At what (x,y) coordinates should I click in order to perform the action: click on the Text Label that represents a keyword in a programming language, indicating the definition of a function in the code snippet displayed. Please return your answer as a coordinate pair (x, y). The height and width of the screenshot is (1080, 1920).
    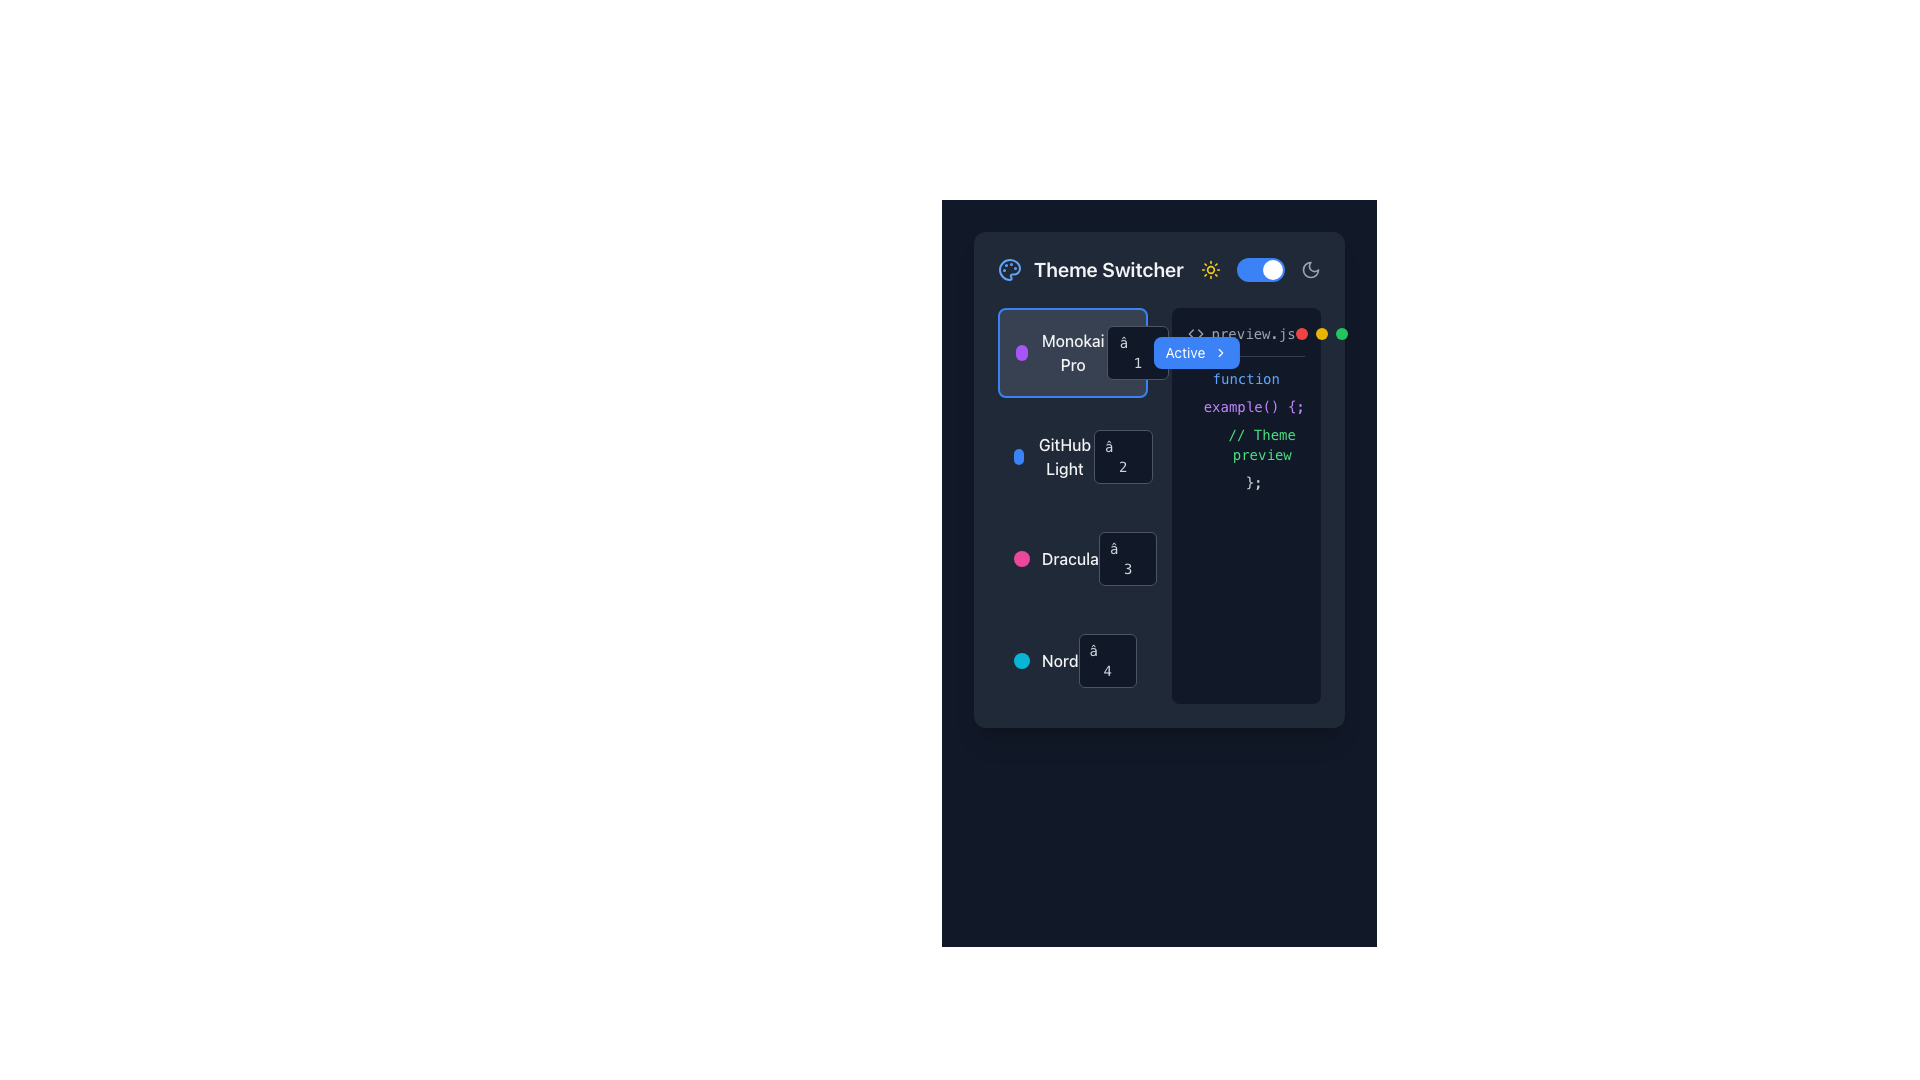
    Looking at the image, I should click on (1245, 378).